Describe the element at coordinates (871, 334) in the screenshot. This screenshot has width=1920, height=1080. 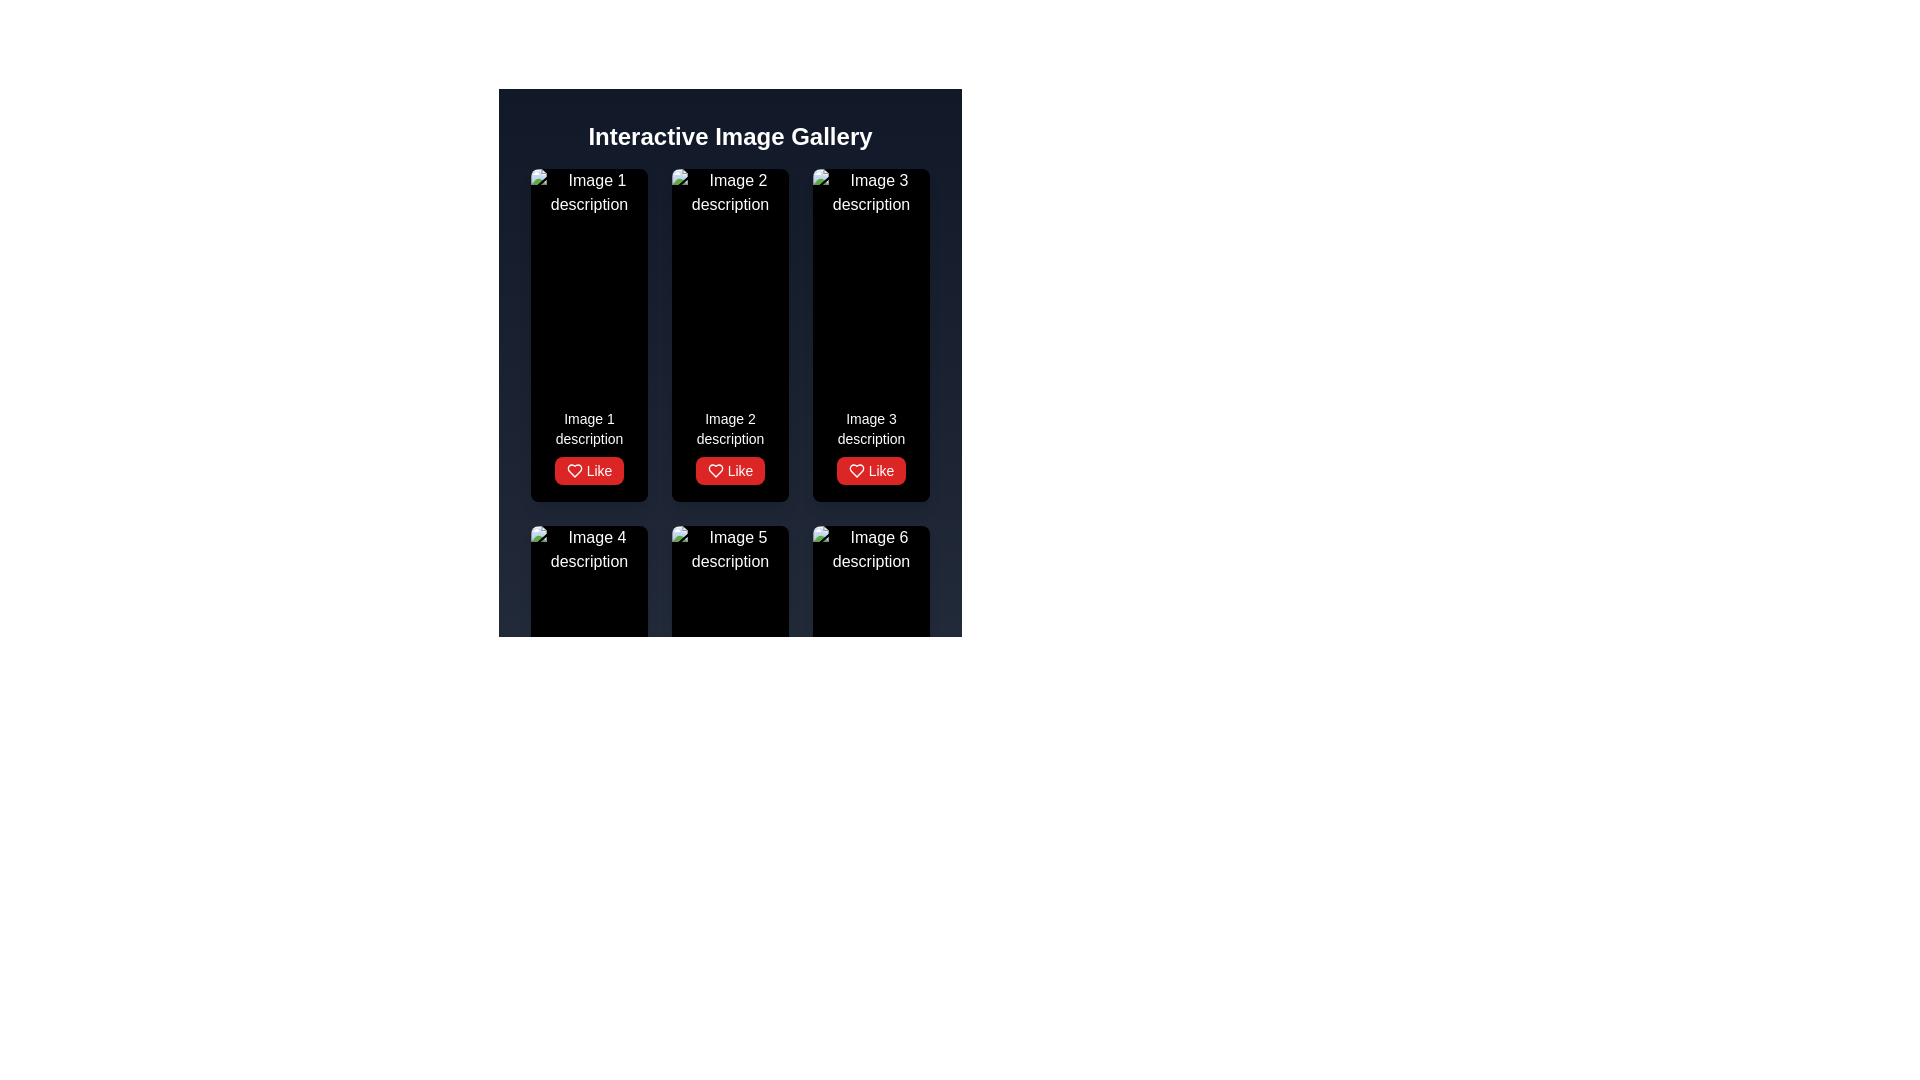
I see `the image in the third card of the Interactive Image Gallery to enlarge it` at that location.